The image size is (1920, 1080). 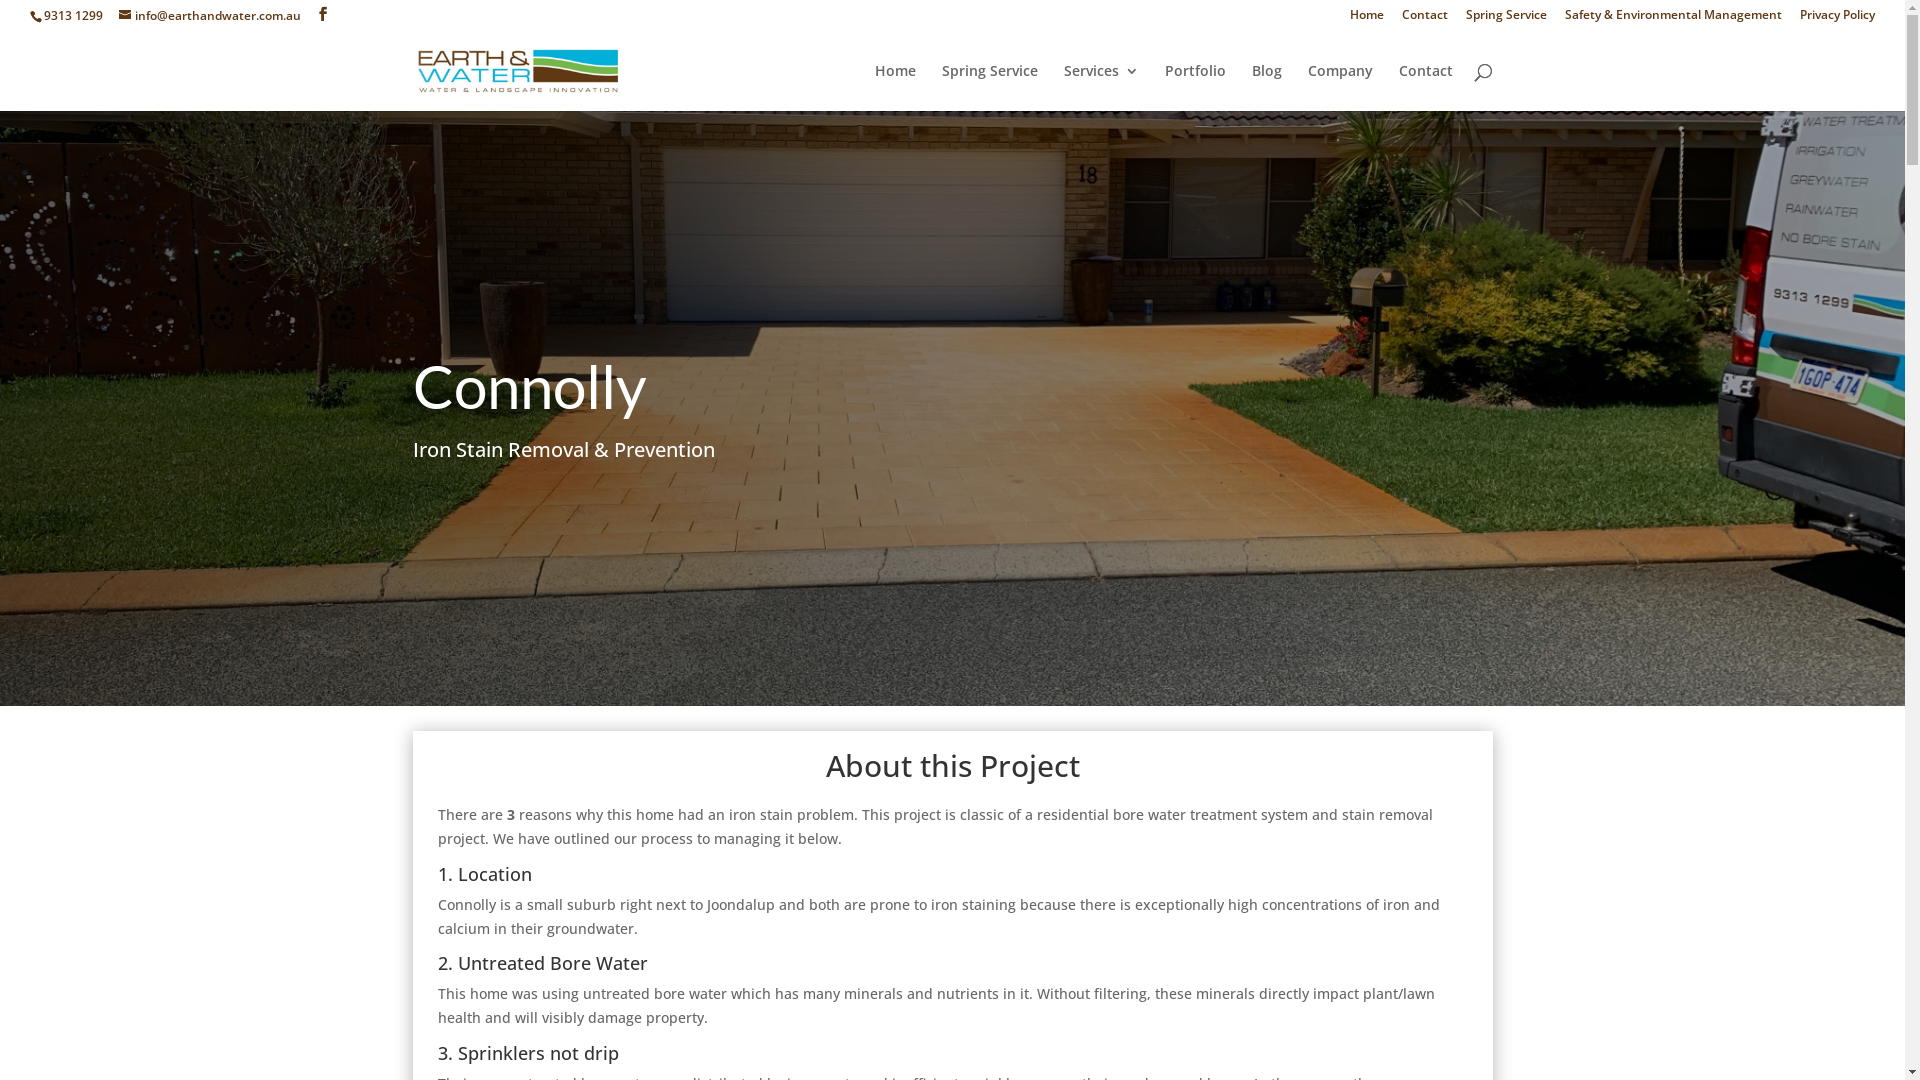 What do you see at coordinates (1251, 86) in the screenshot?
I see `'Blog'` at bounding box center [1251, 86].